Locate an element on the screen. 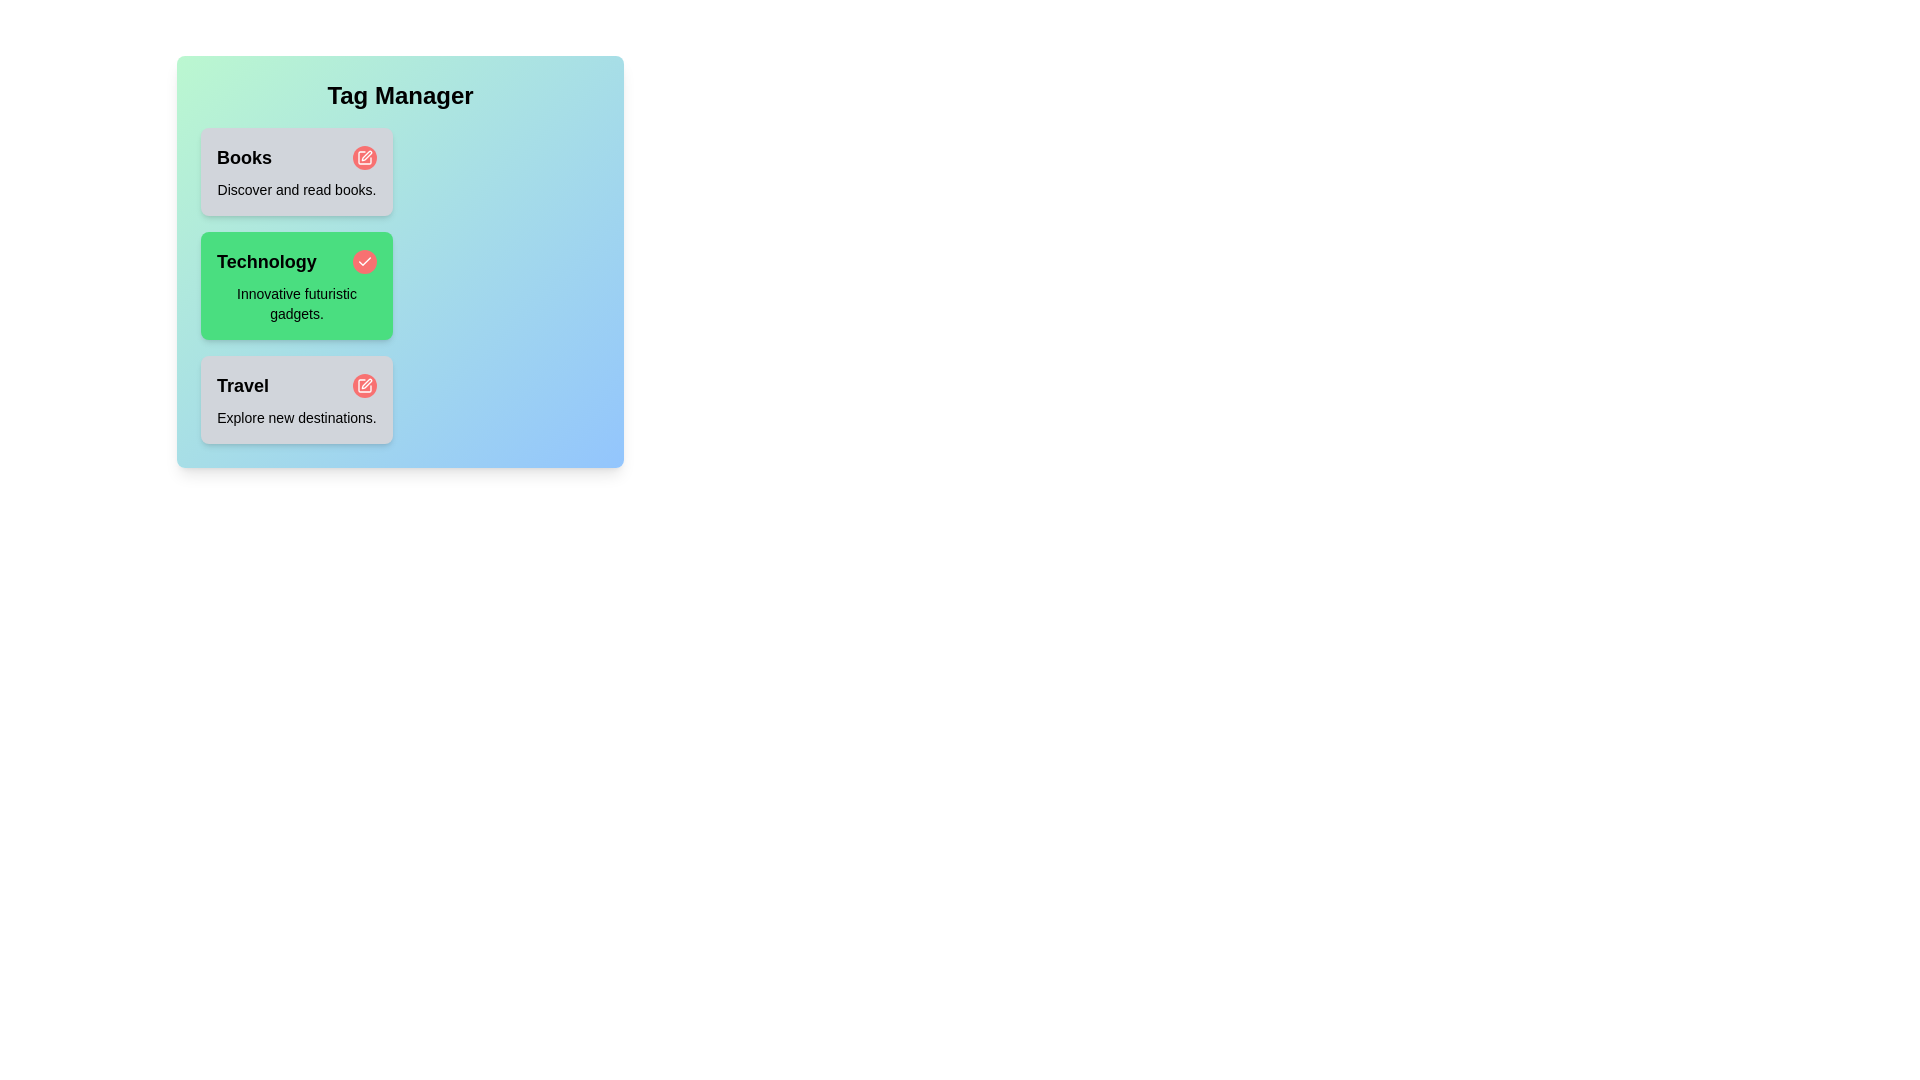 Image resolution: width=1920 pixels, height=1080 pixels. the tag card for Books is located at coordinates (296, 171).